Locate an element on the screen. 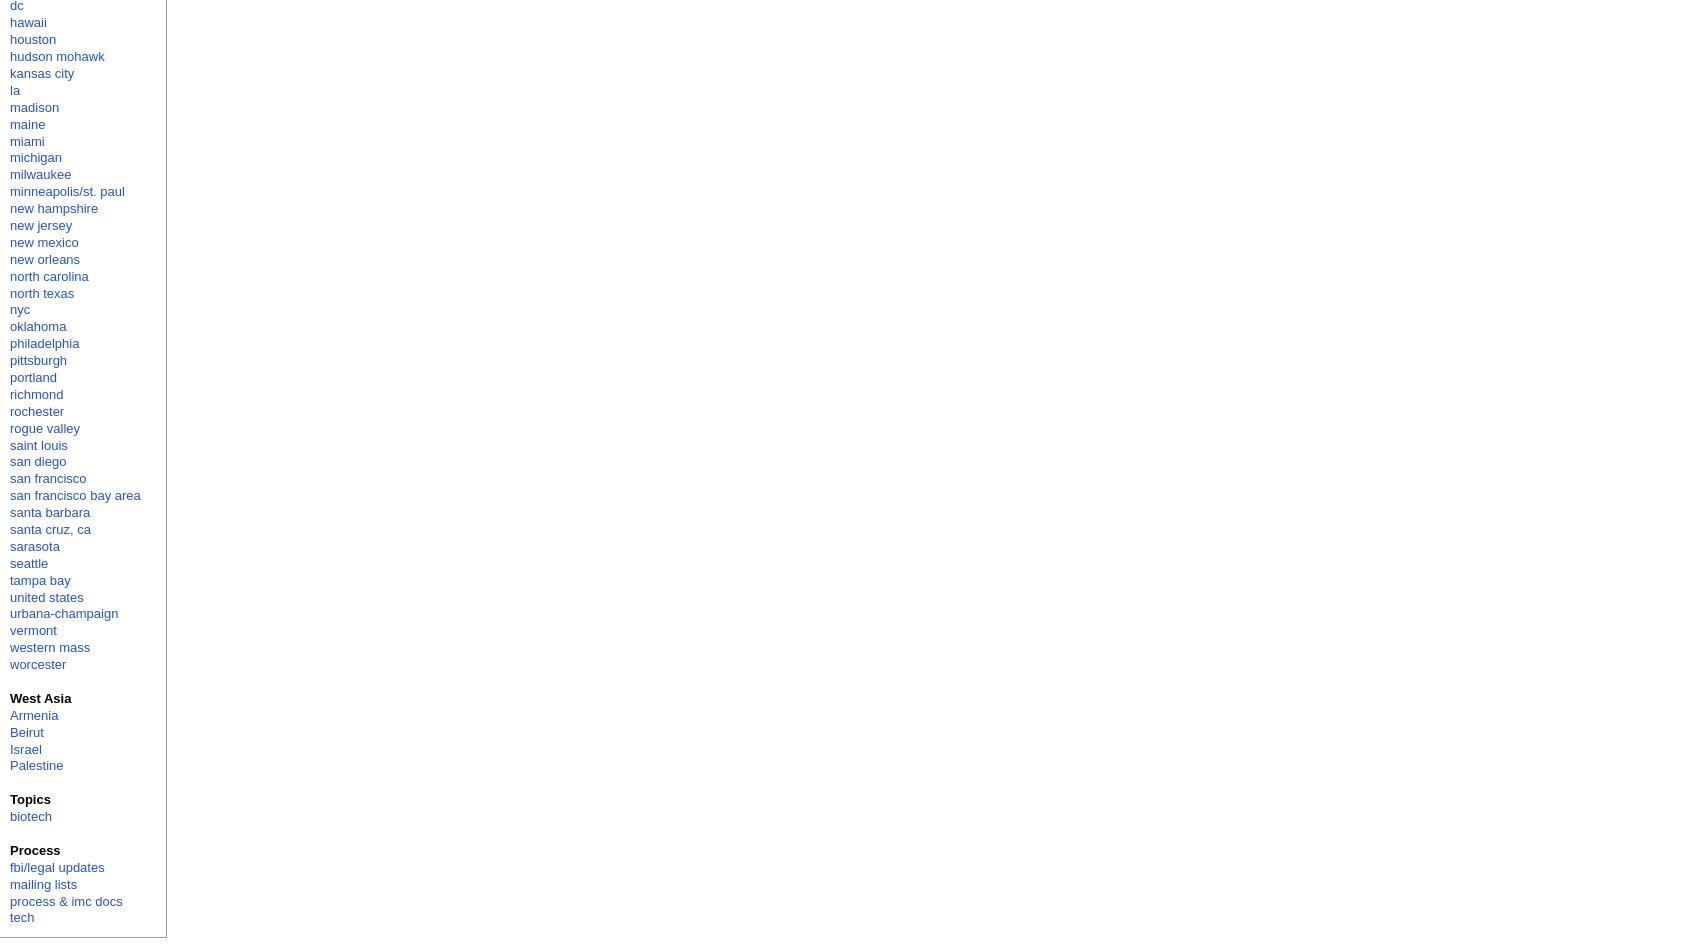 Image resolution: width=1693 pixels, height=952 pixels. 'santa cruz, ca' is located at coordinates (8, 528).